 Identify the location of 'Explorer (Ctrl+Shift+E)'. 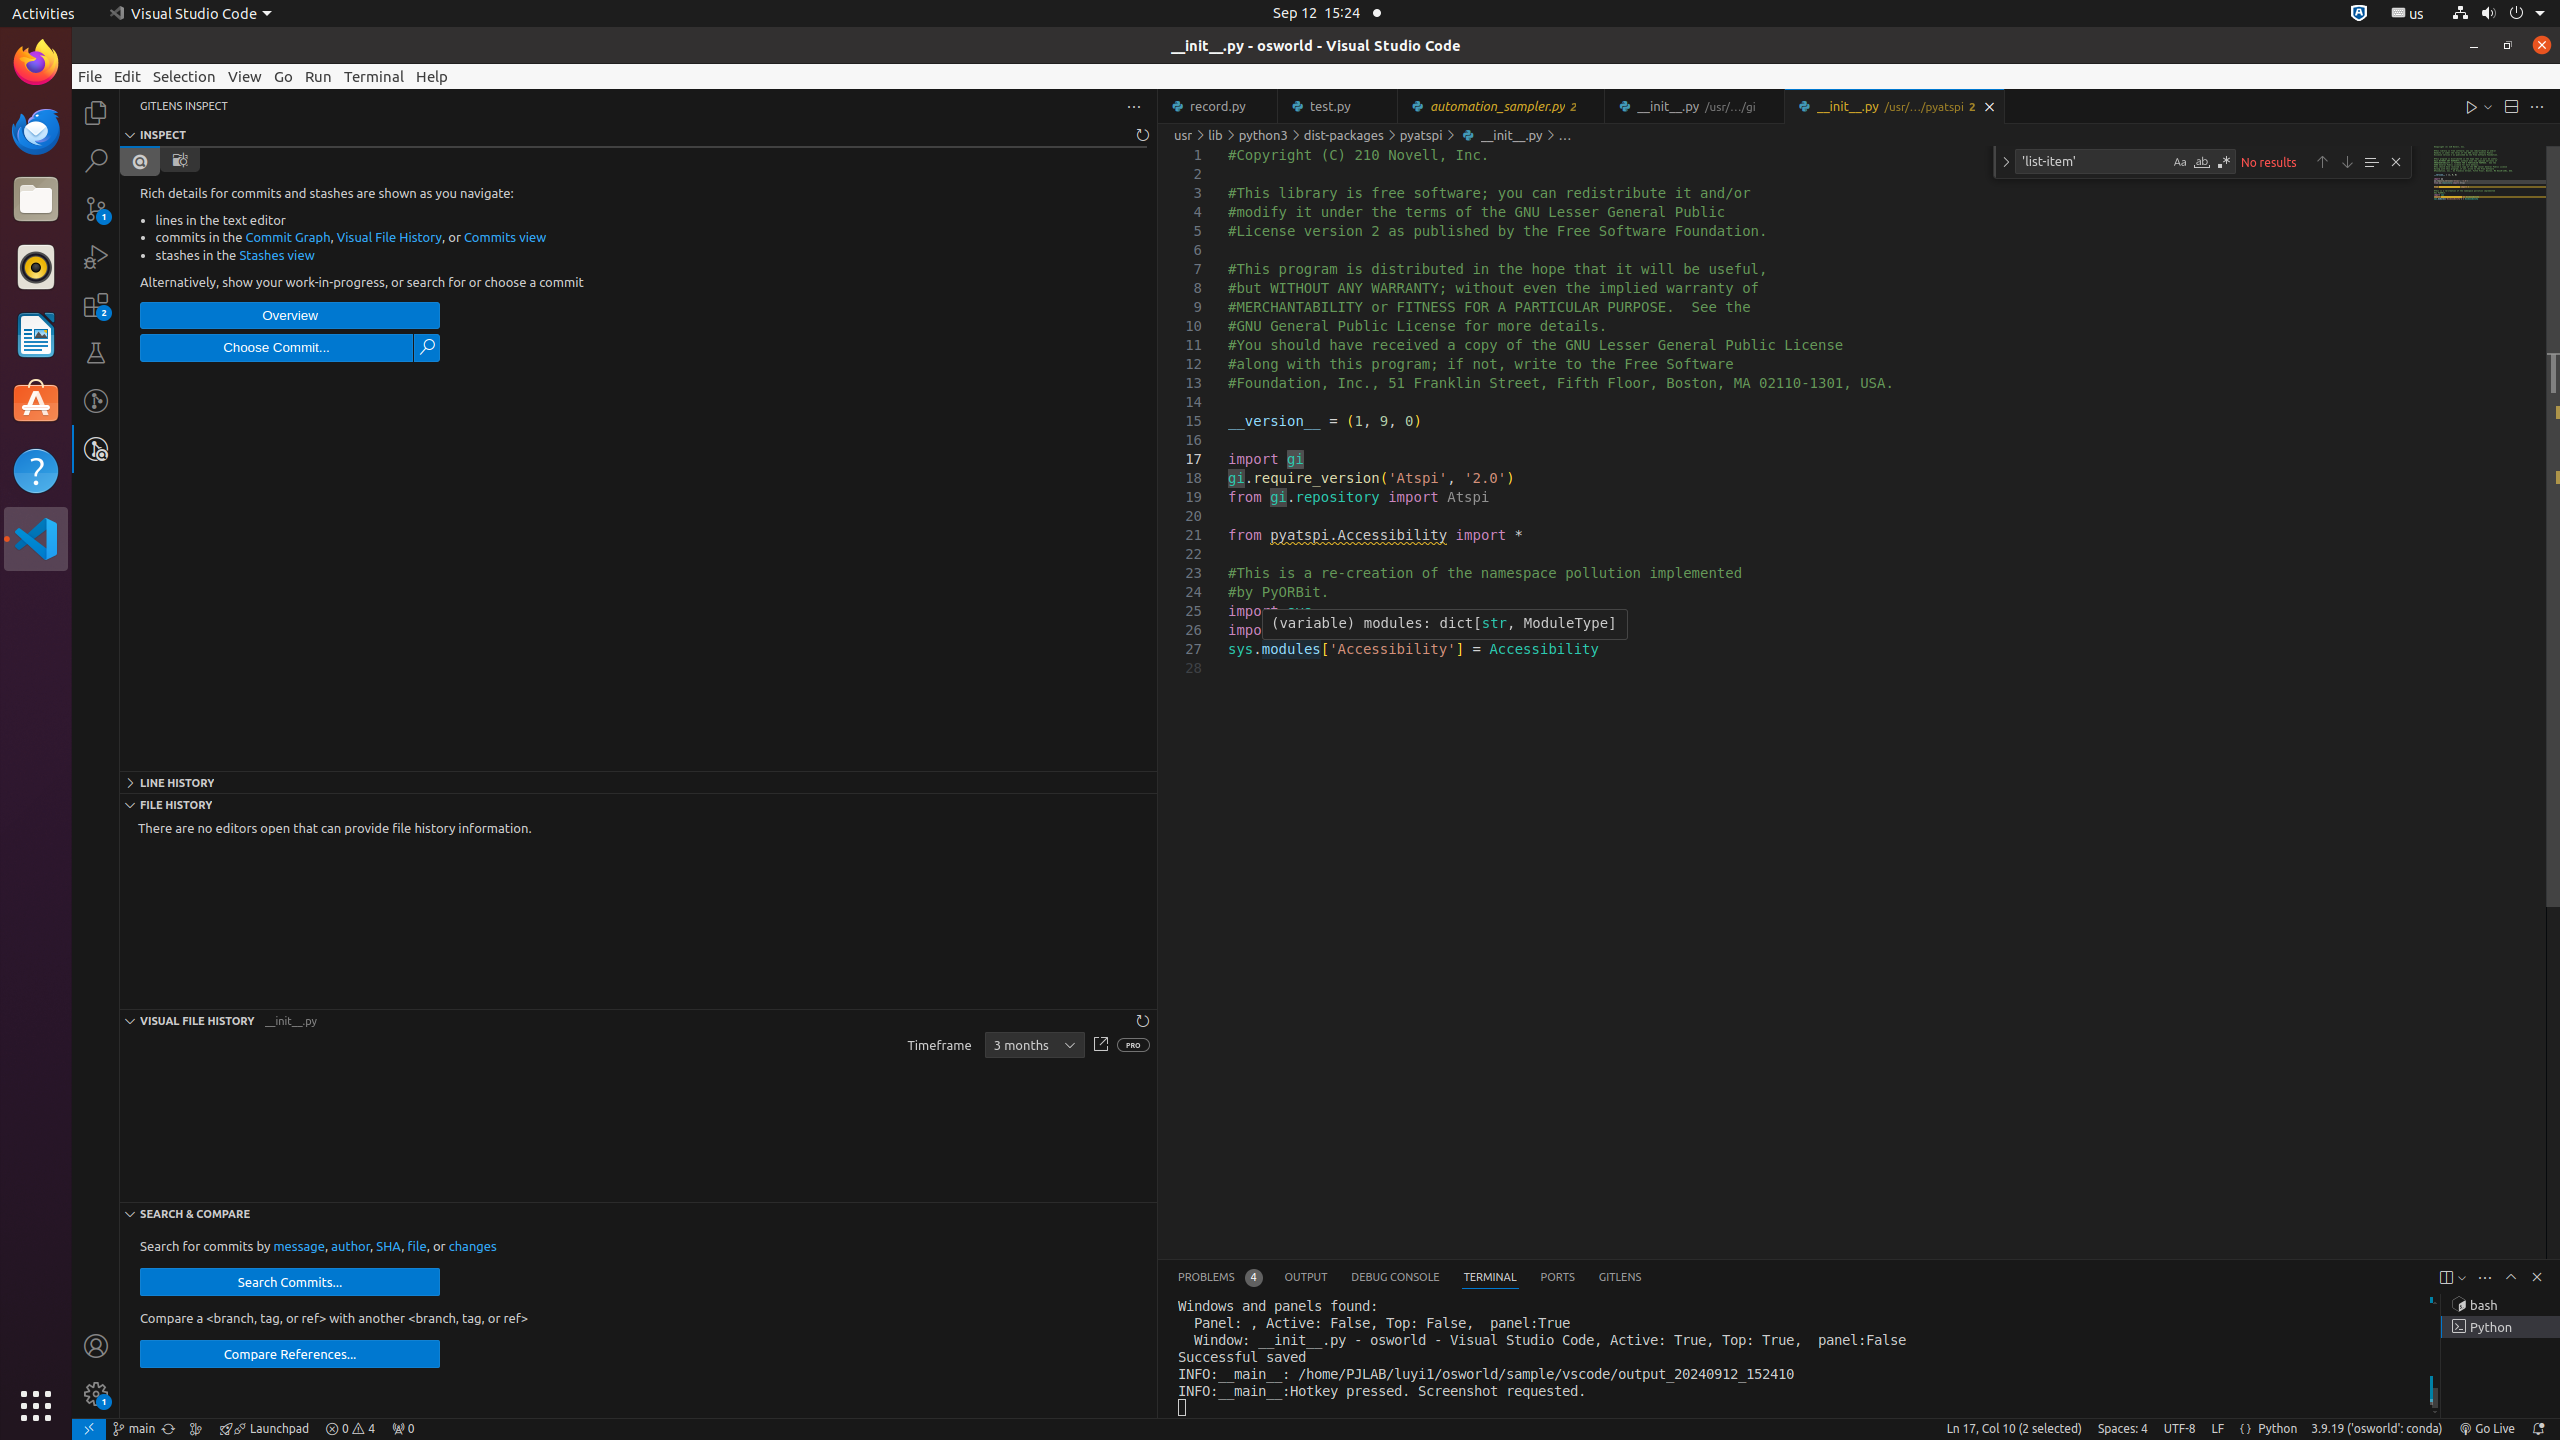
(95, 112).